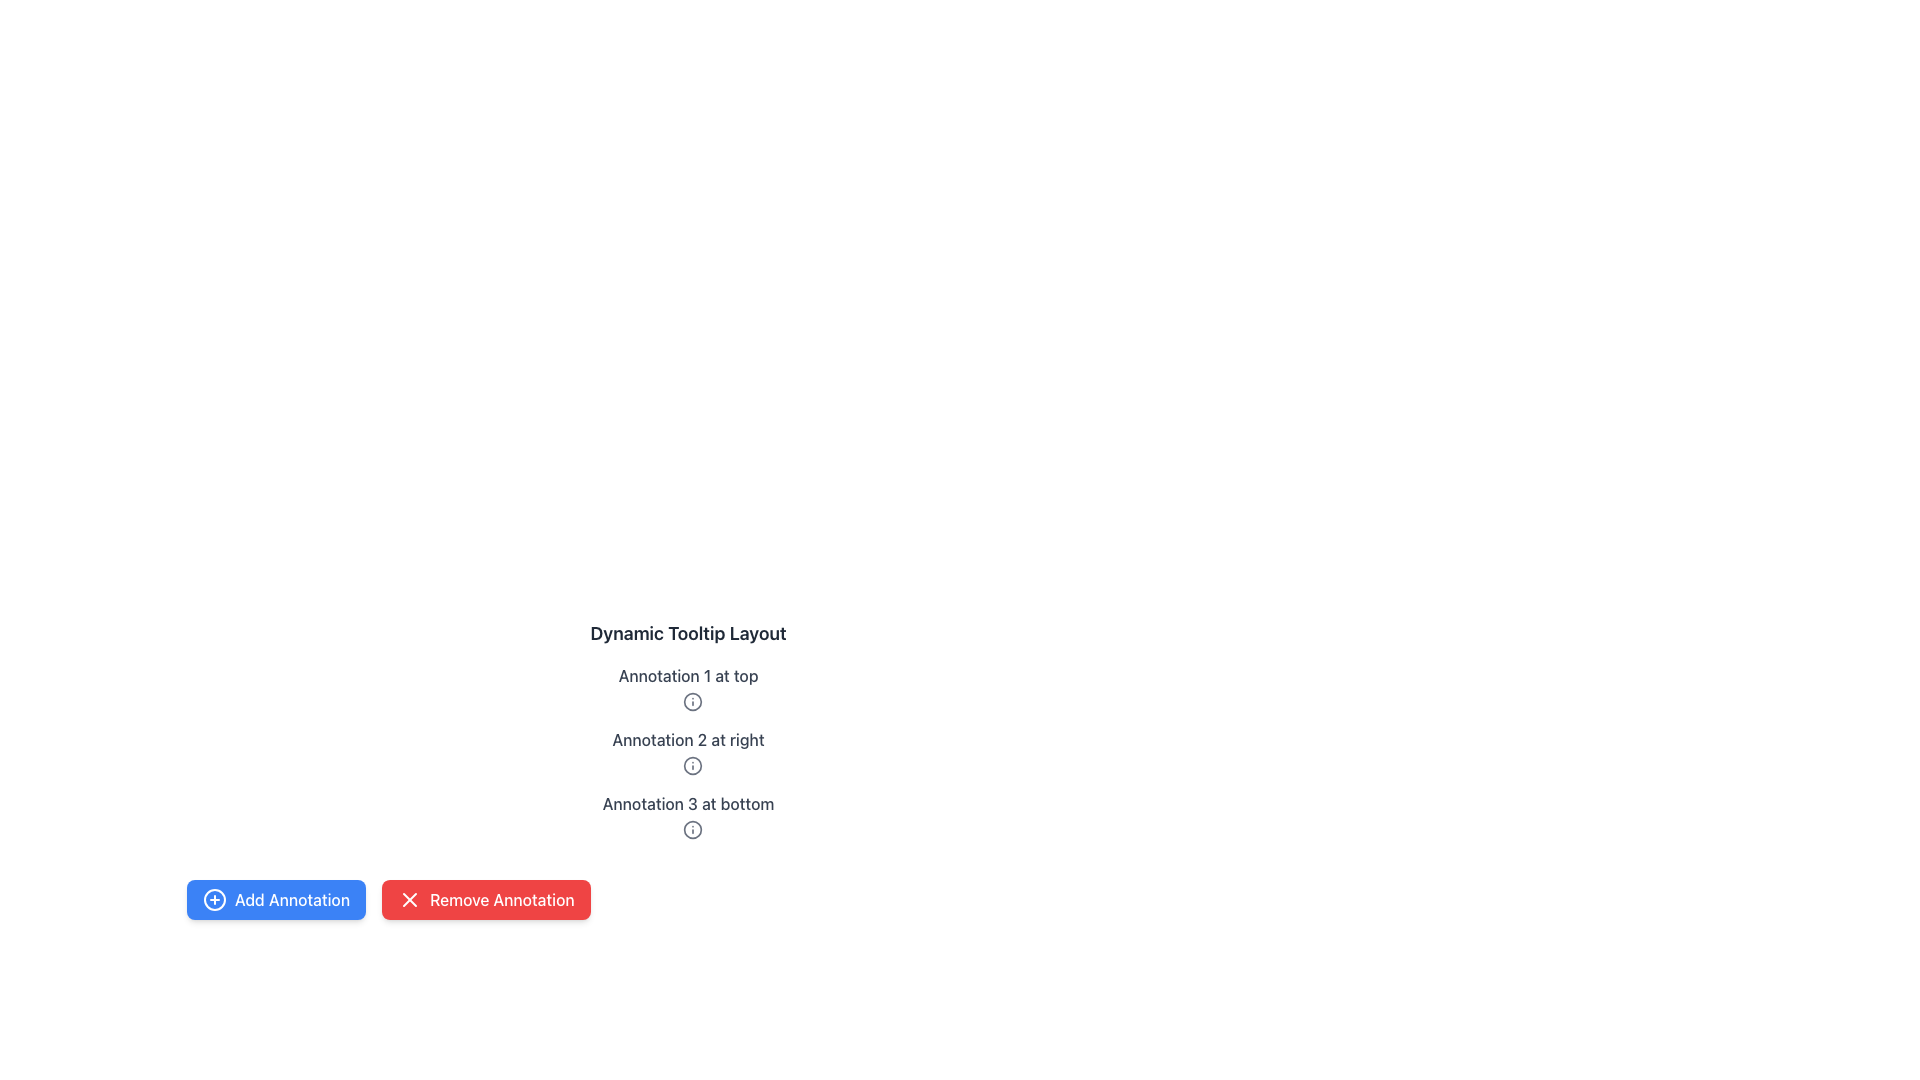  I want to click on the icon located to the right of the text 'Annotation 1 at top' in the vertical list of annotations, which displays additional information when interacted with, so click(692, 700).